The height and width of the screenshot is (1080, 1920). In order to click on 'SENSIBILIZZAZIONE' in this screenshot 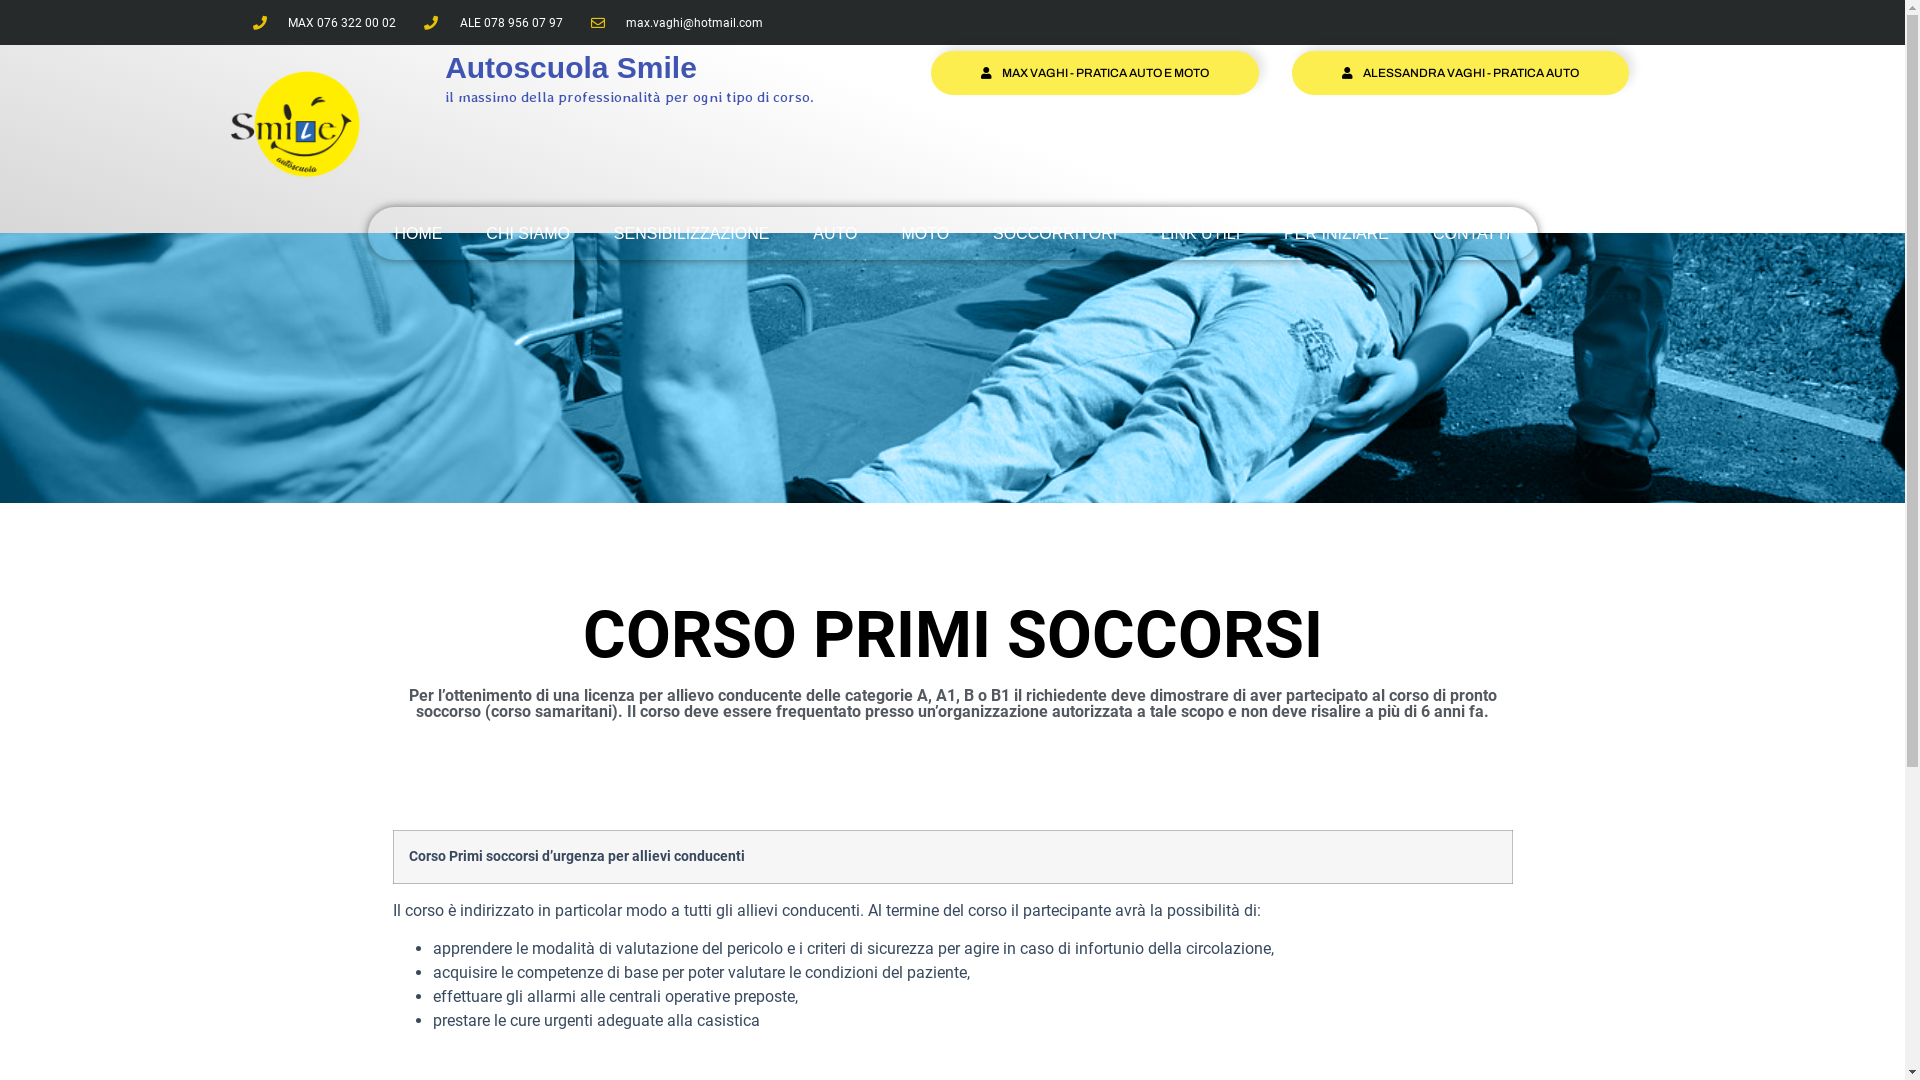, I will do `click(590, 233)`.